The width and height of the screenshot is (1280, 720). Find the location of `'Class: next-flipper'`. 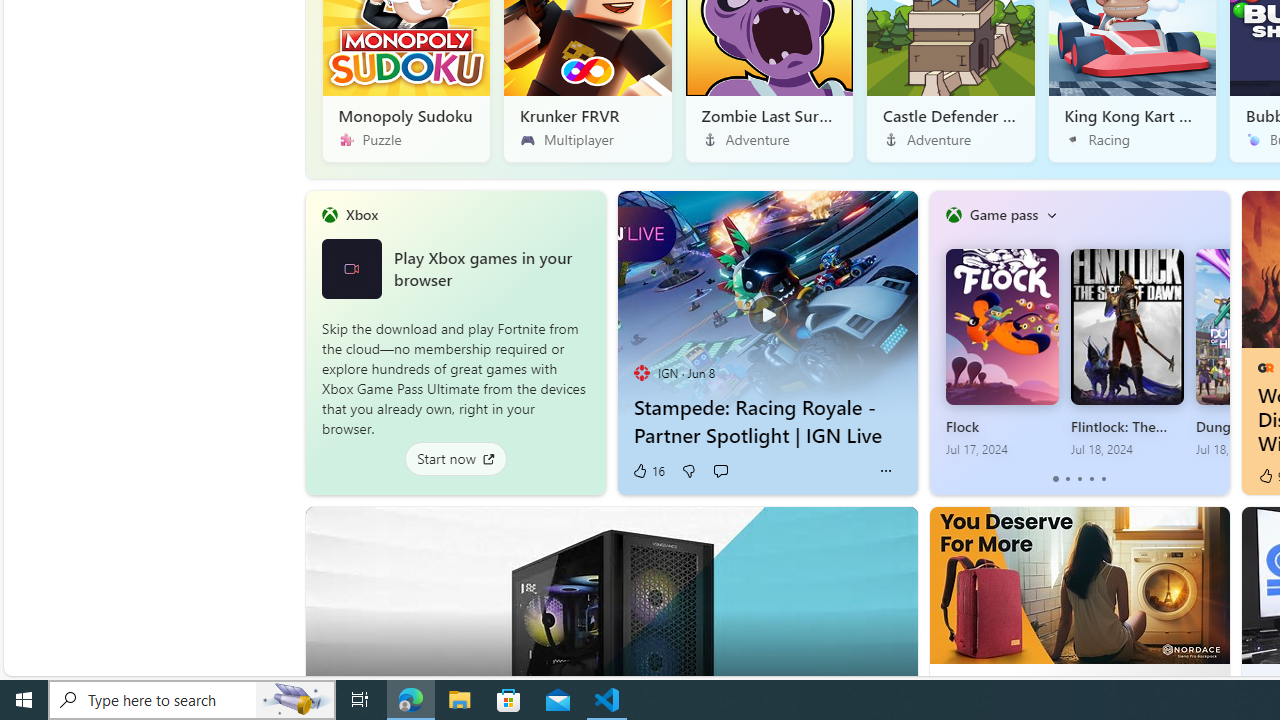

'Class: next-flipper' is located at coordinates (1218, 342).